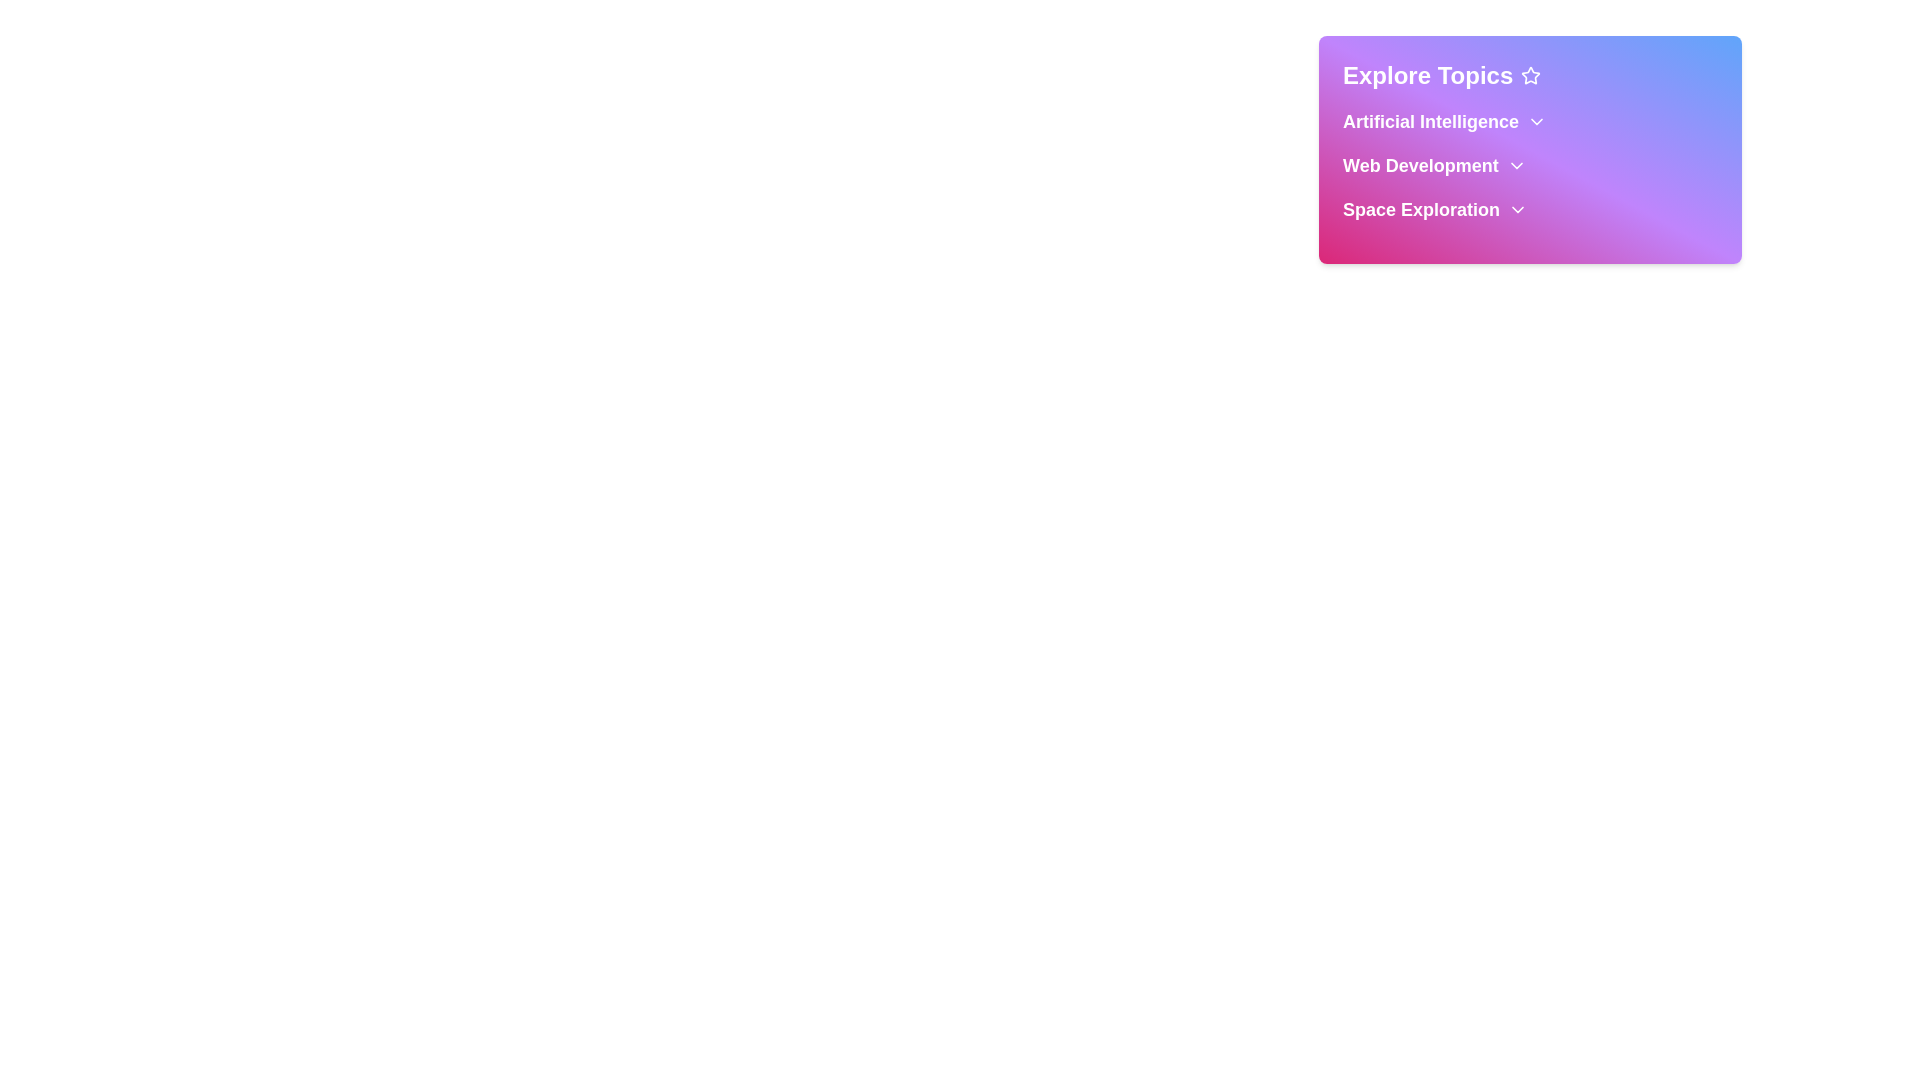 This screenshot has width=1920, height=1080. I want to click on the 'Artificial Intelligence' dropdown selector located, so click(1529, 122).